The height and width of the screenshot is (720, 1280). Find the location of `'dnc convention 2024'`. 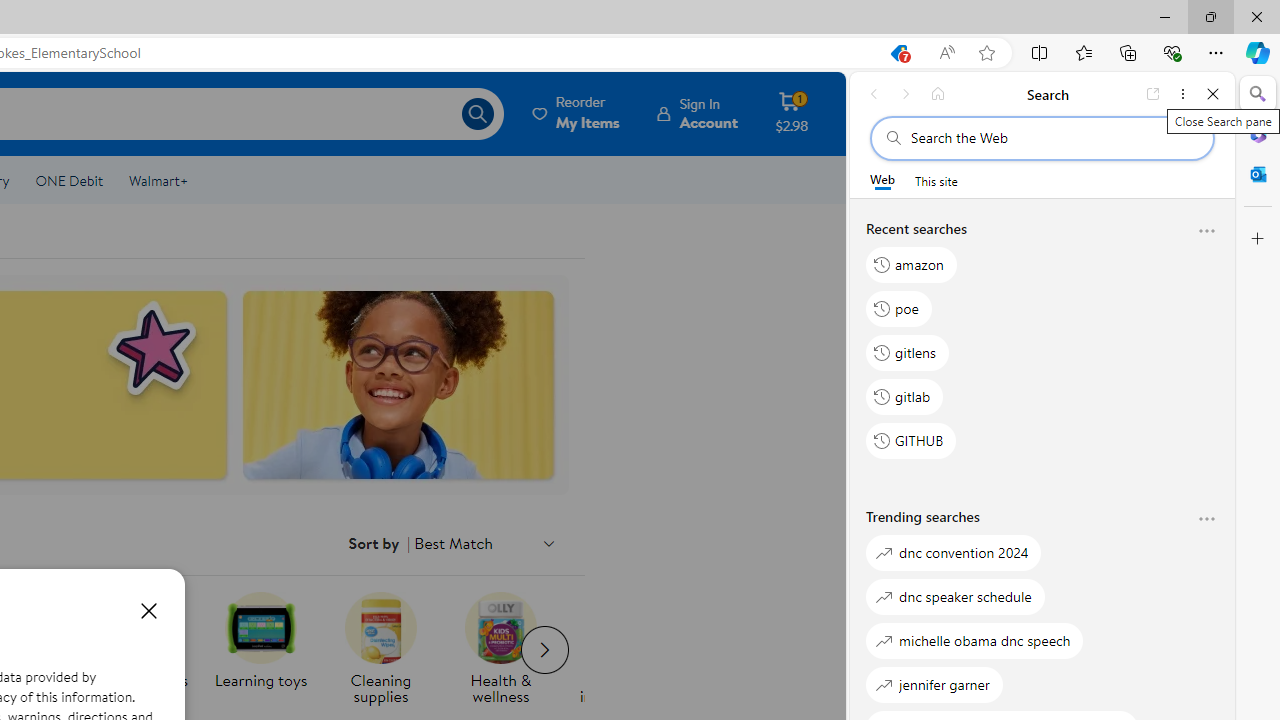

'dnc convention 2024' is located at coordinates (953, 552).